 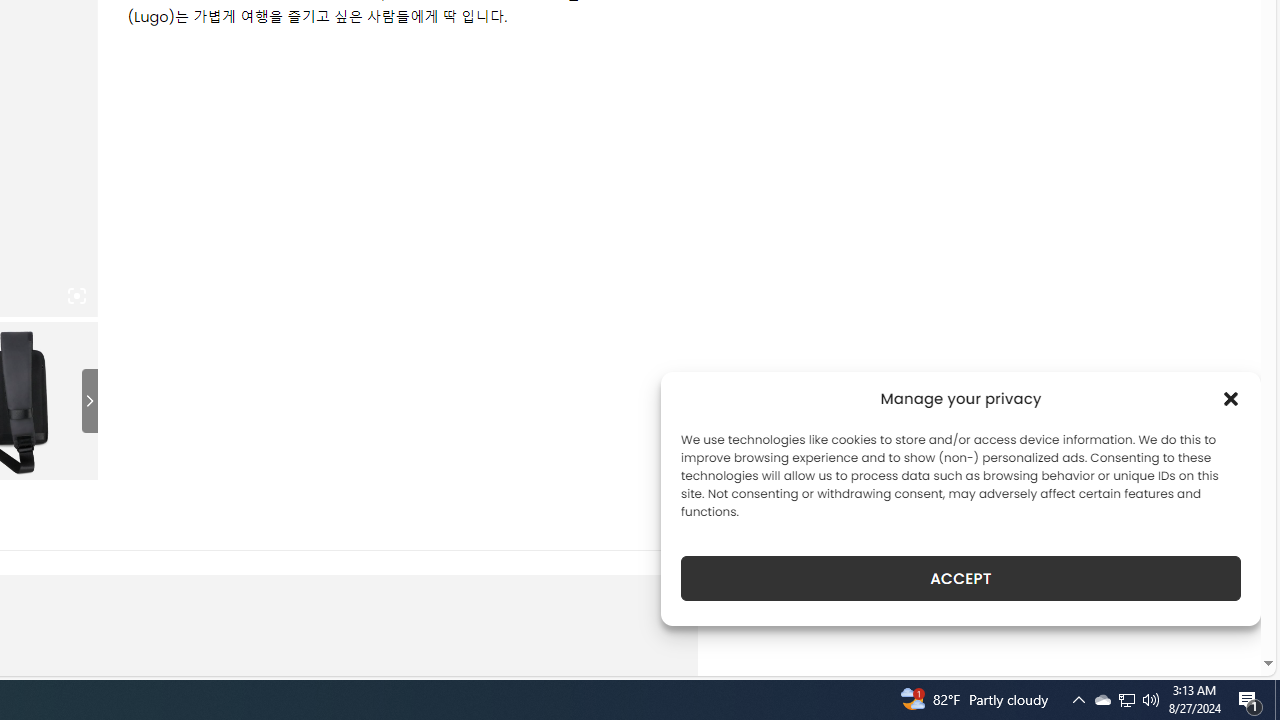 What do you see at coordinates (76, 296) in the screenshot?
I see `'Class: iconic-woothumbs-fullscreen'` at bounding box center [76, 296].